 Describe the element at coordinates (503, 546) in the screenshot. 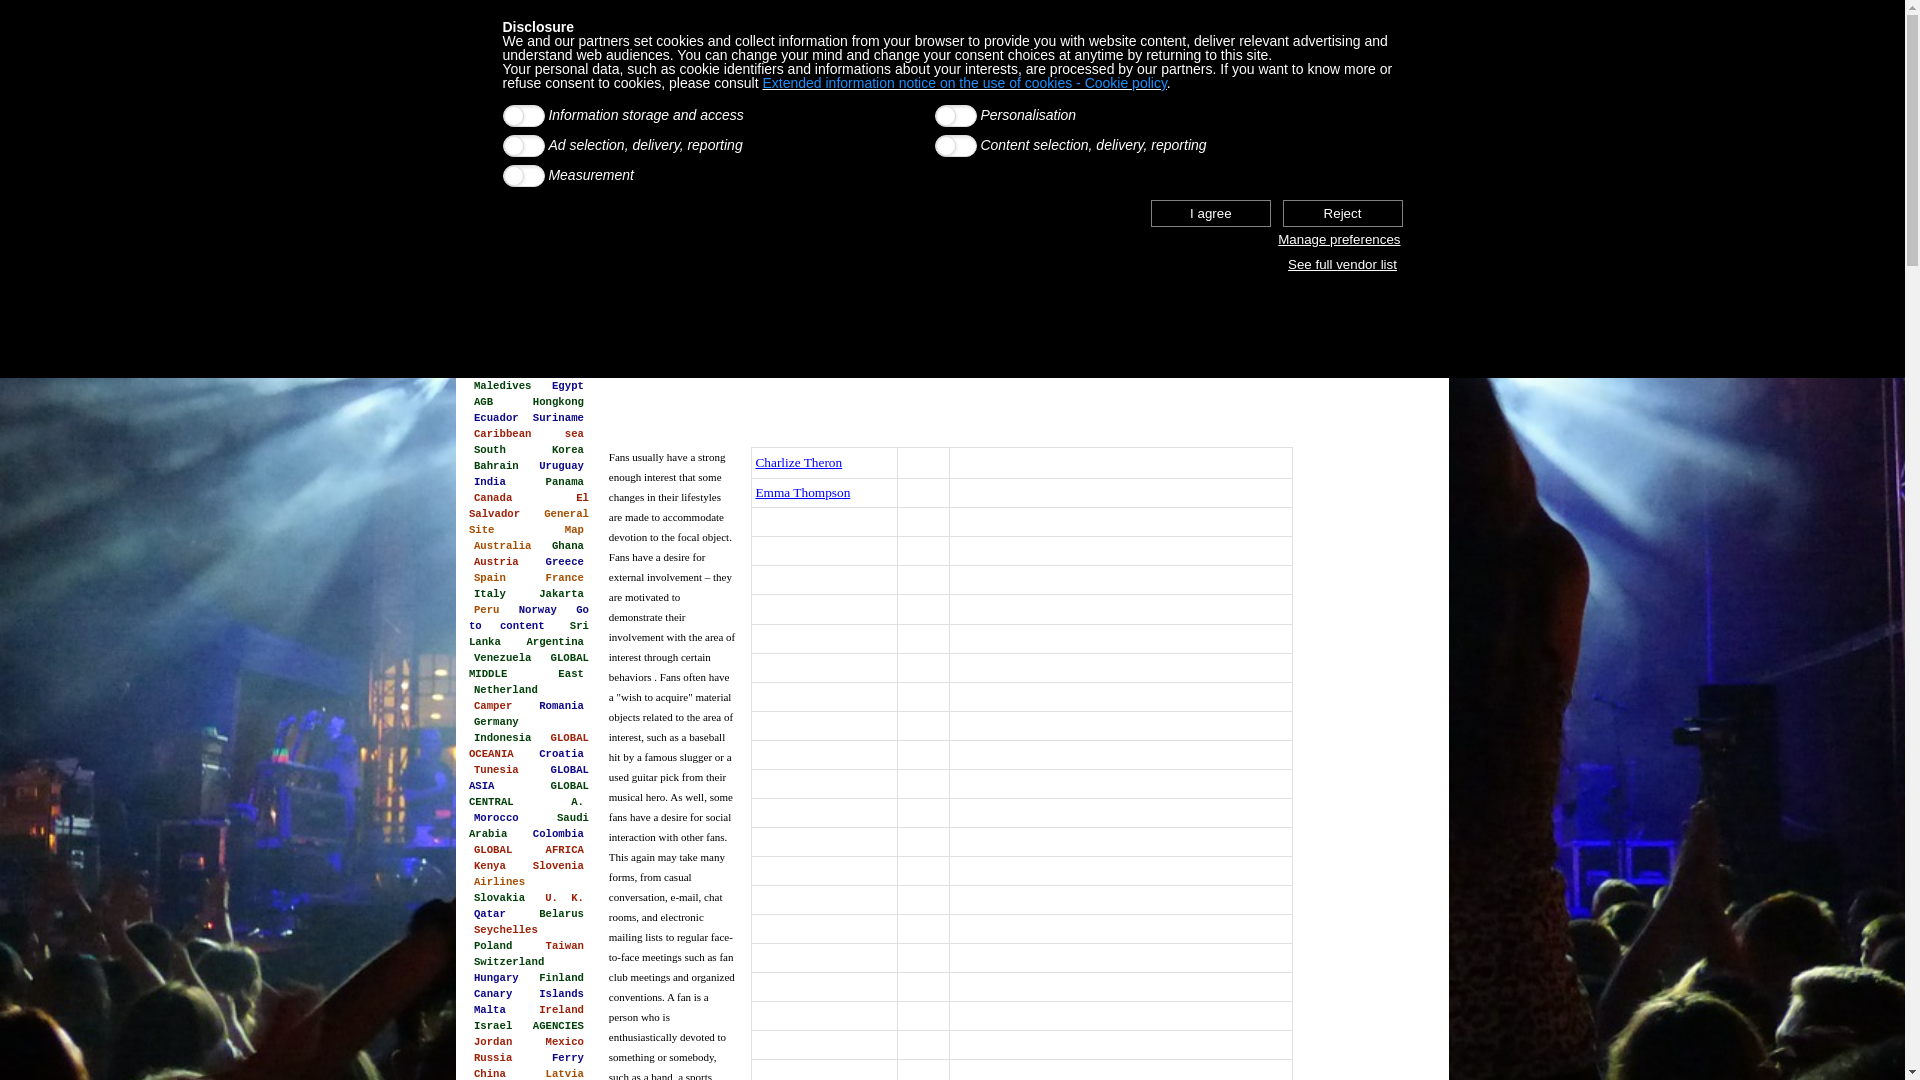

I see `'Australia'` at that location.